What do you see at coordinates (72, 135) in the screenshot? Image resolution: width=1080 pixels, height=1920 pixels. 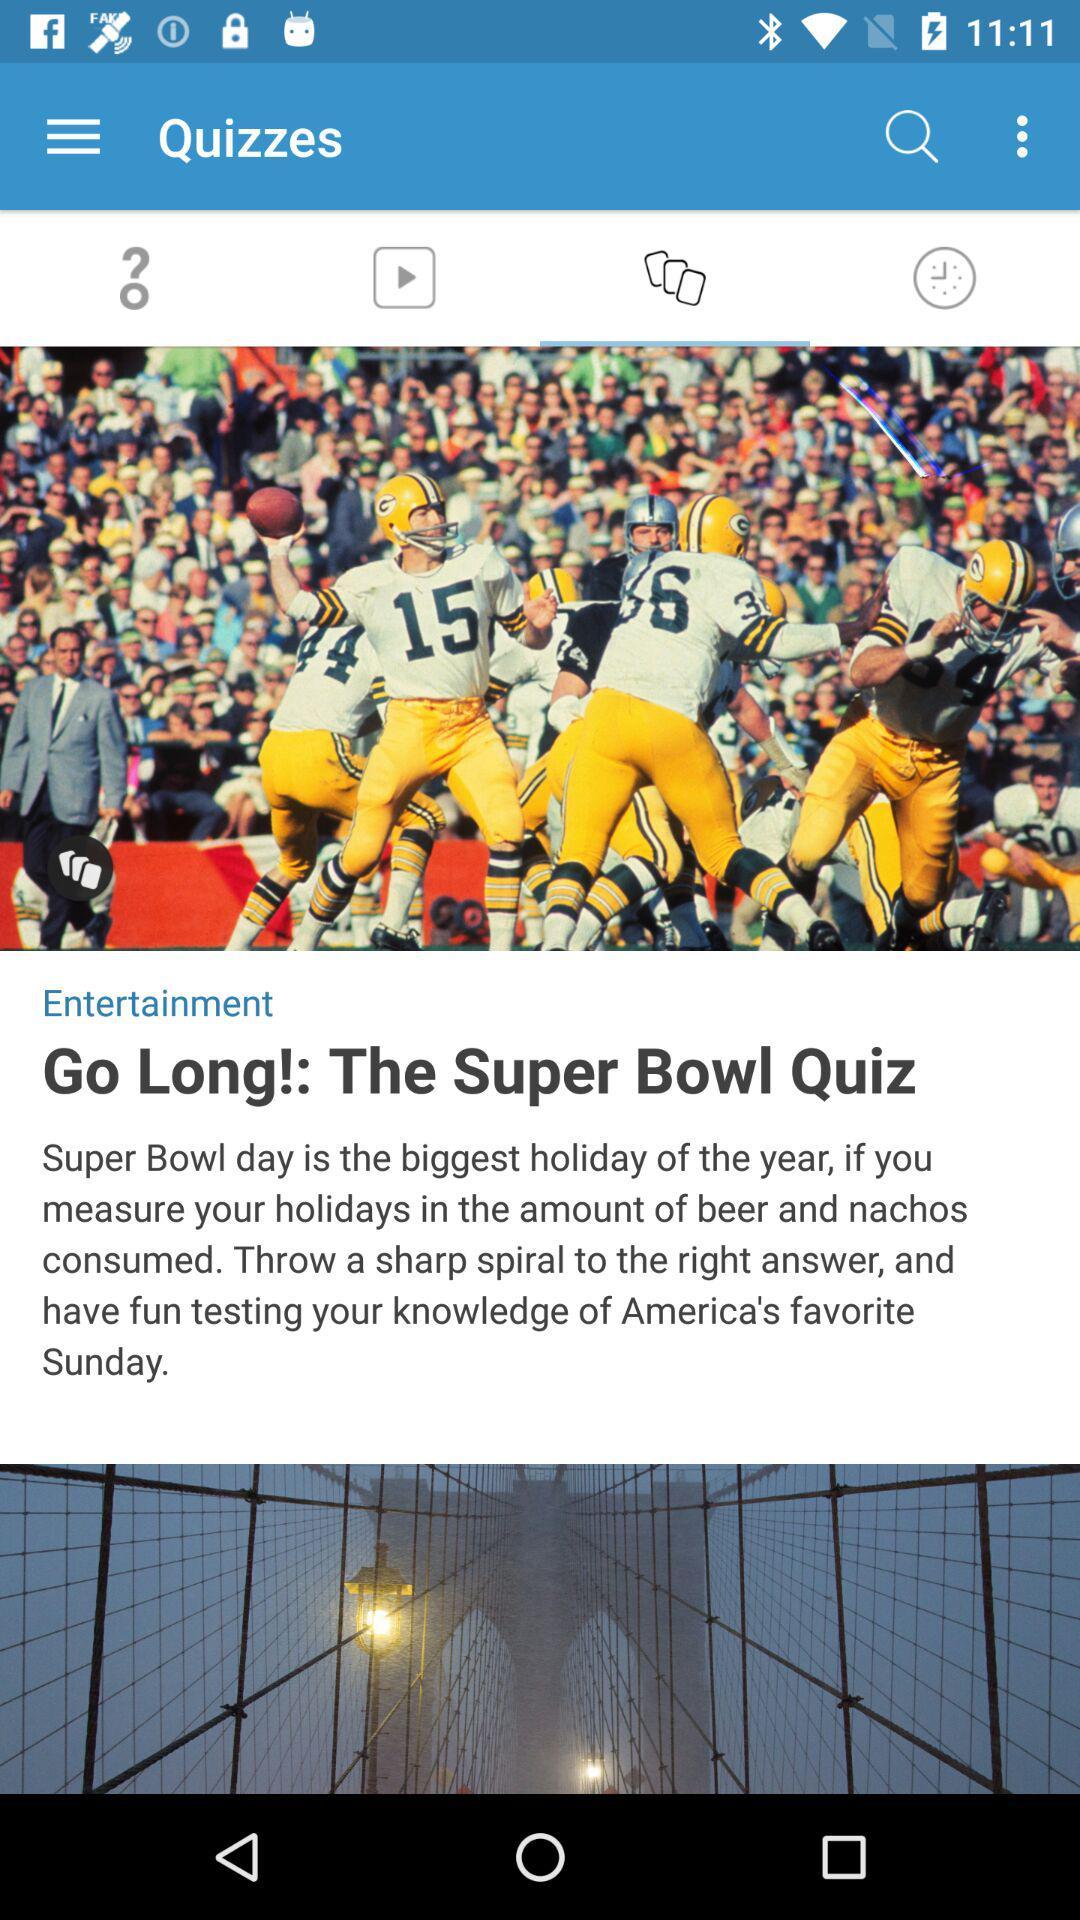 I see `icon to the left of the quizzes app` at bounding box center [72, 135].